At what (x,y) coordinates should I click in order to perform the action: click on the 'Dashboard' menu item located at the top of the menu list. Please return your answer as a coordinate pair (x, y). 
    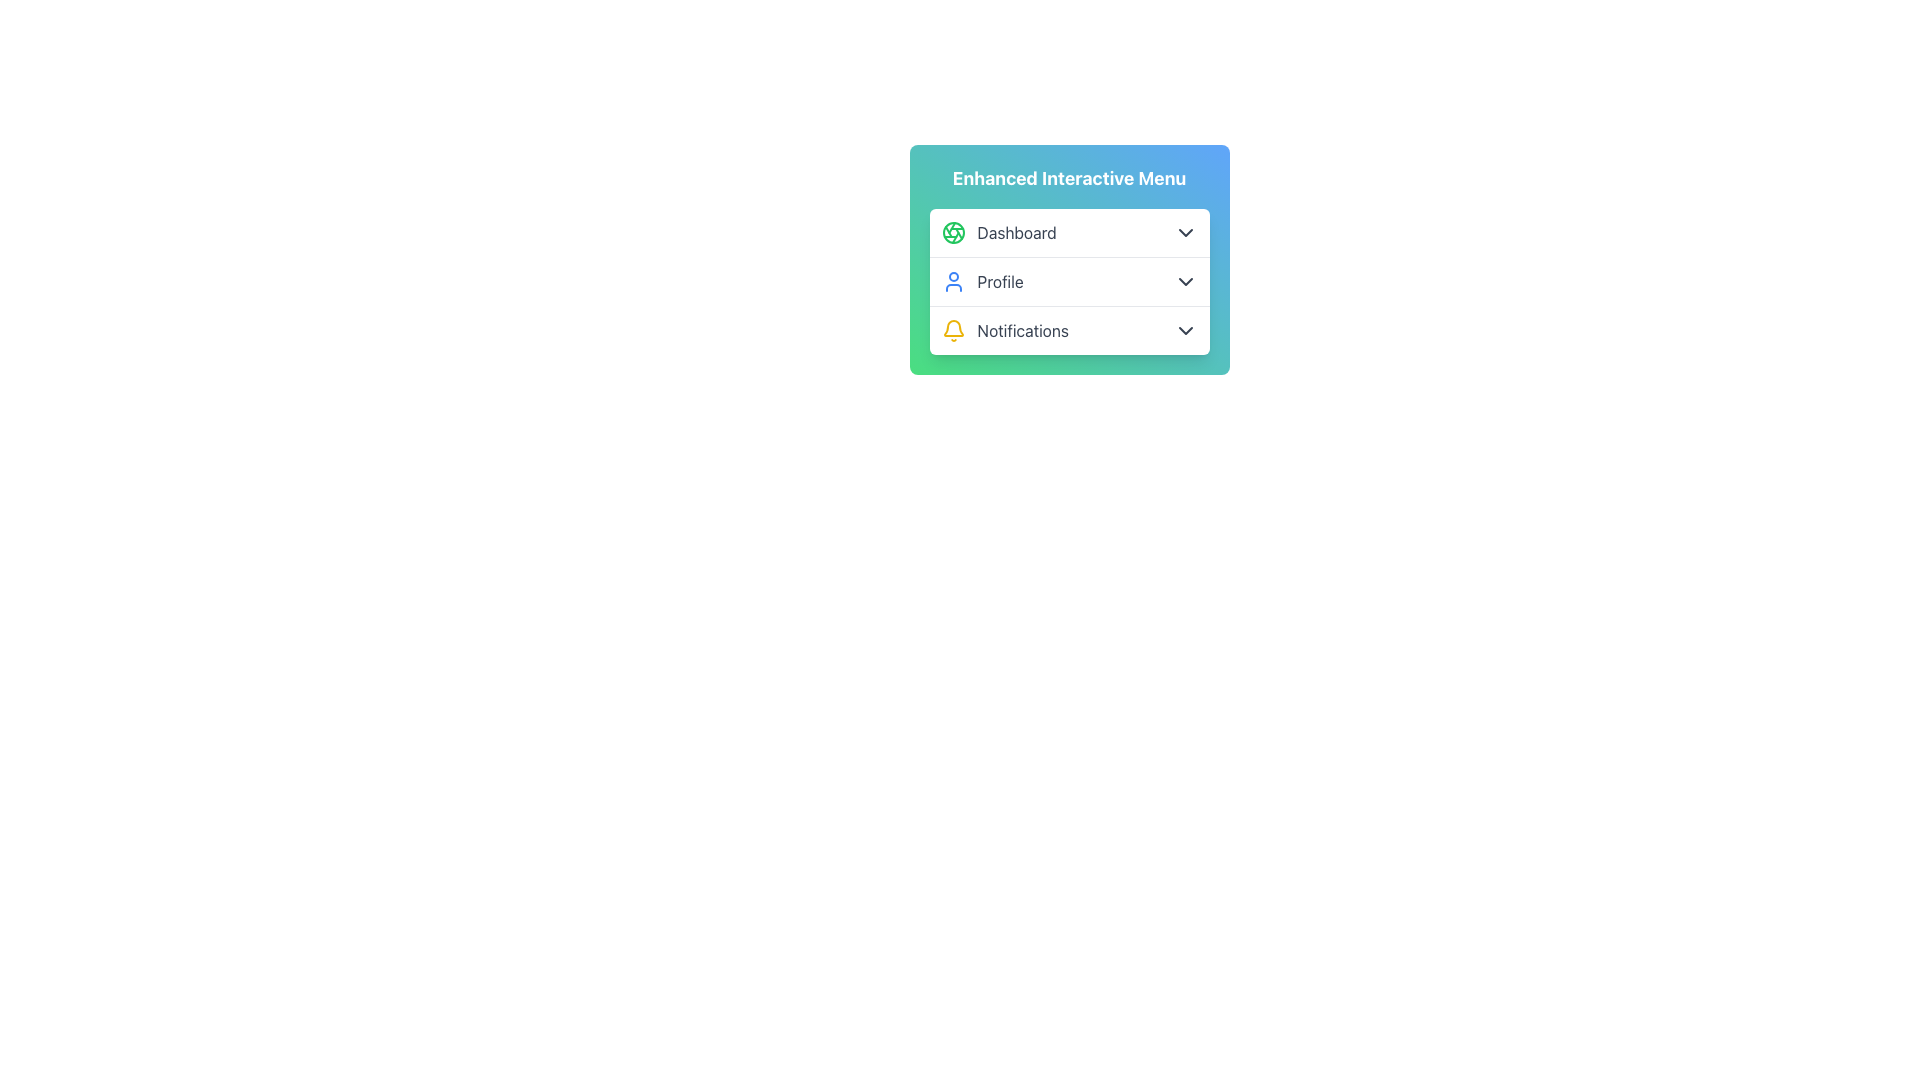
    Looking at the image, I should click on (1068, 231).